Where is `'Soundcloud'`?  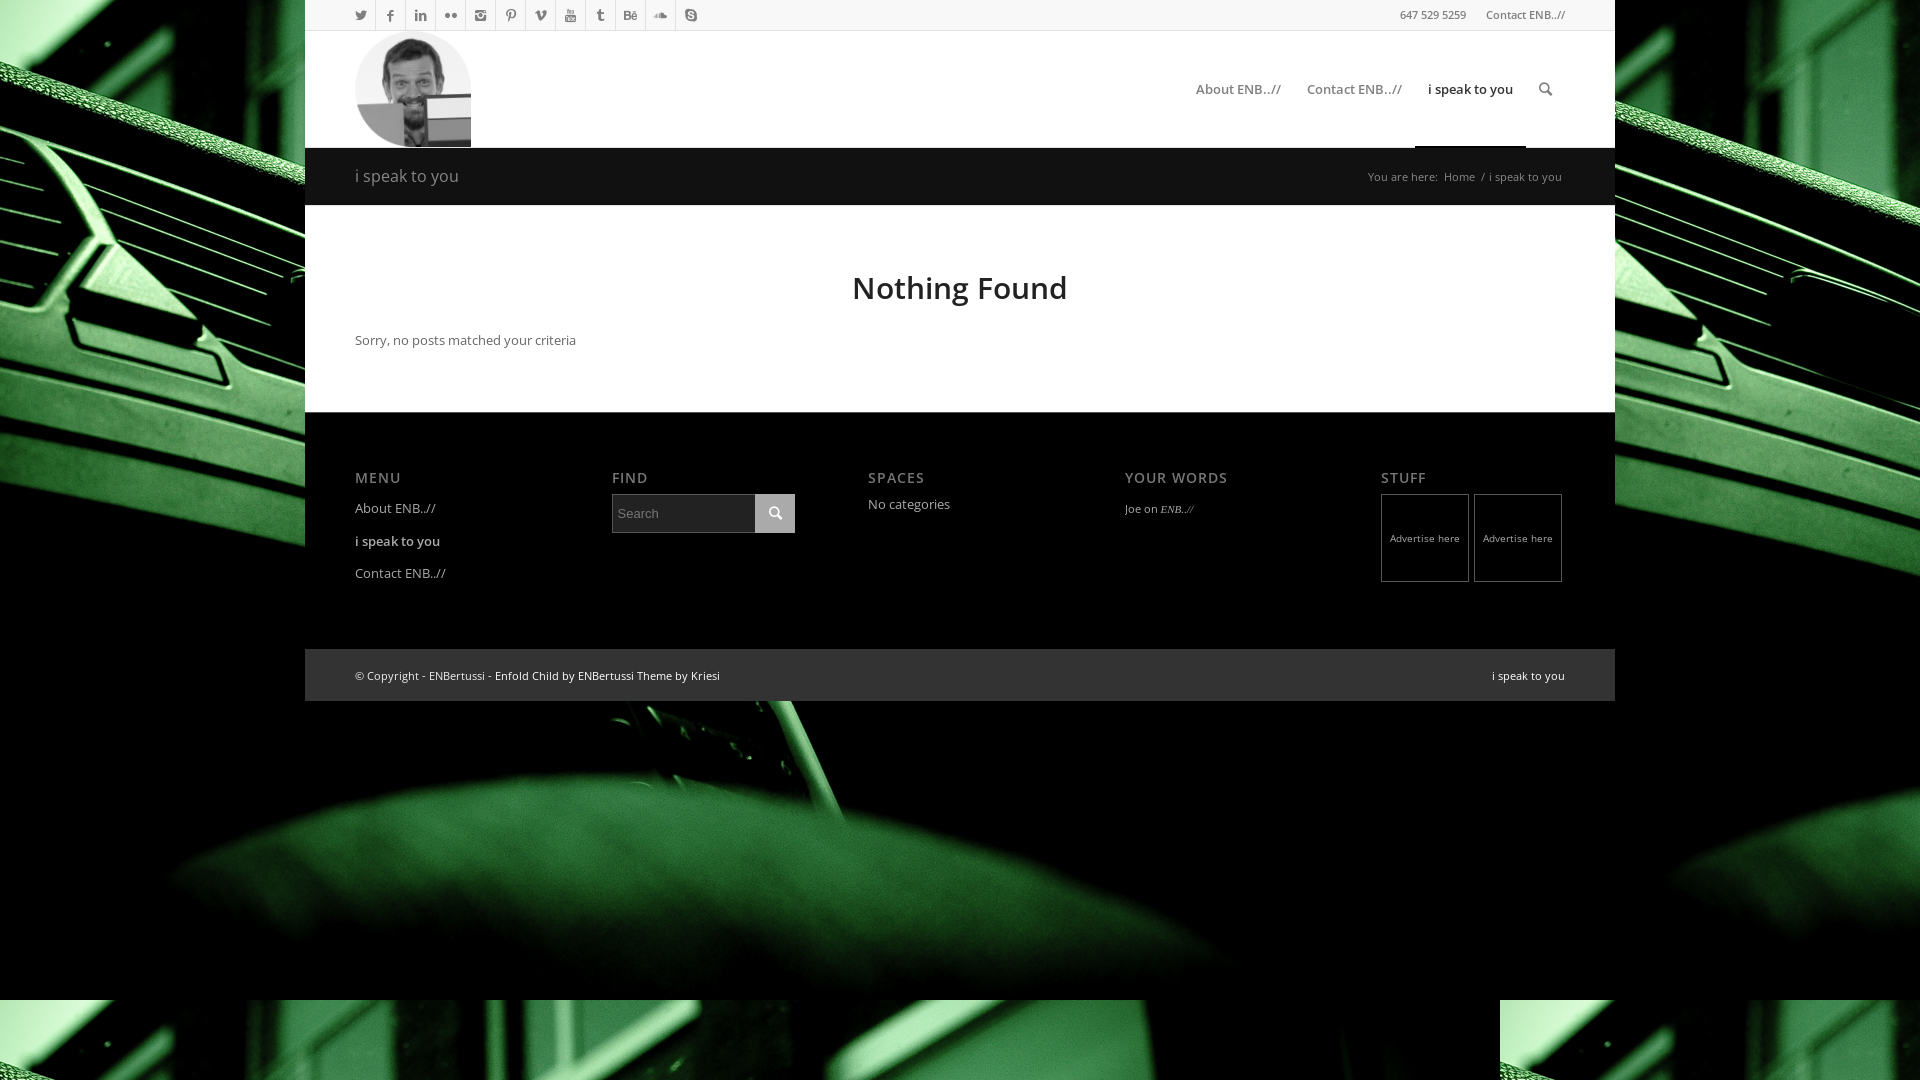
'Soundcloud' is located at coordinates (660, 15).